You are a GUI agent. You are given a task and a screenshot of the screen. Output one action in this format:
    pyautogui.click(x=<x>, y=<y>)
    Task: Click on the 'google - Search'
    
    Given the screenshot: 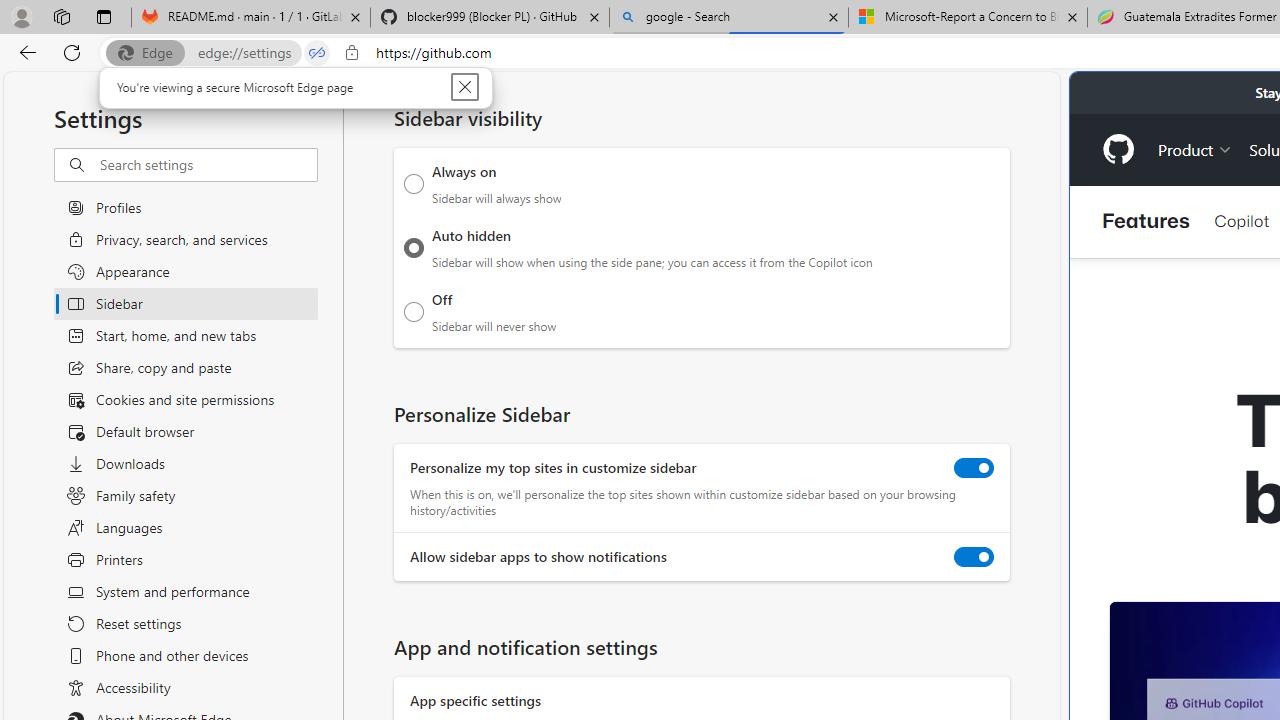 What is the action you would take?
    pyautogui.click(x=728, y=17)
    